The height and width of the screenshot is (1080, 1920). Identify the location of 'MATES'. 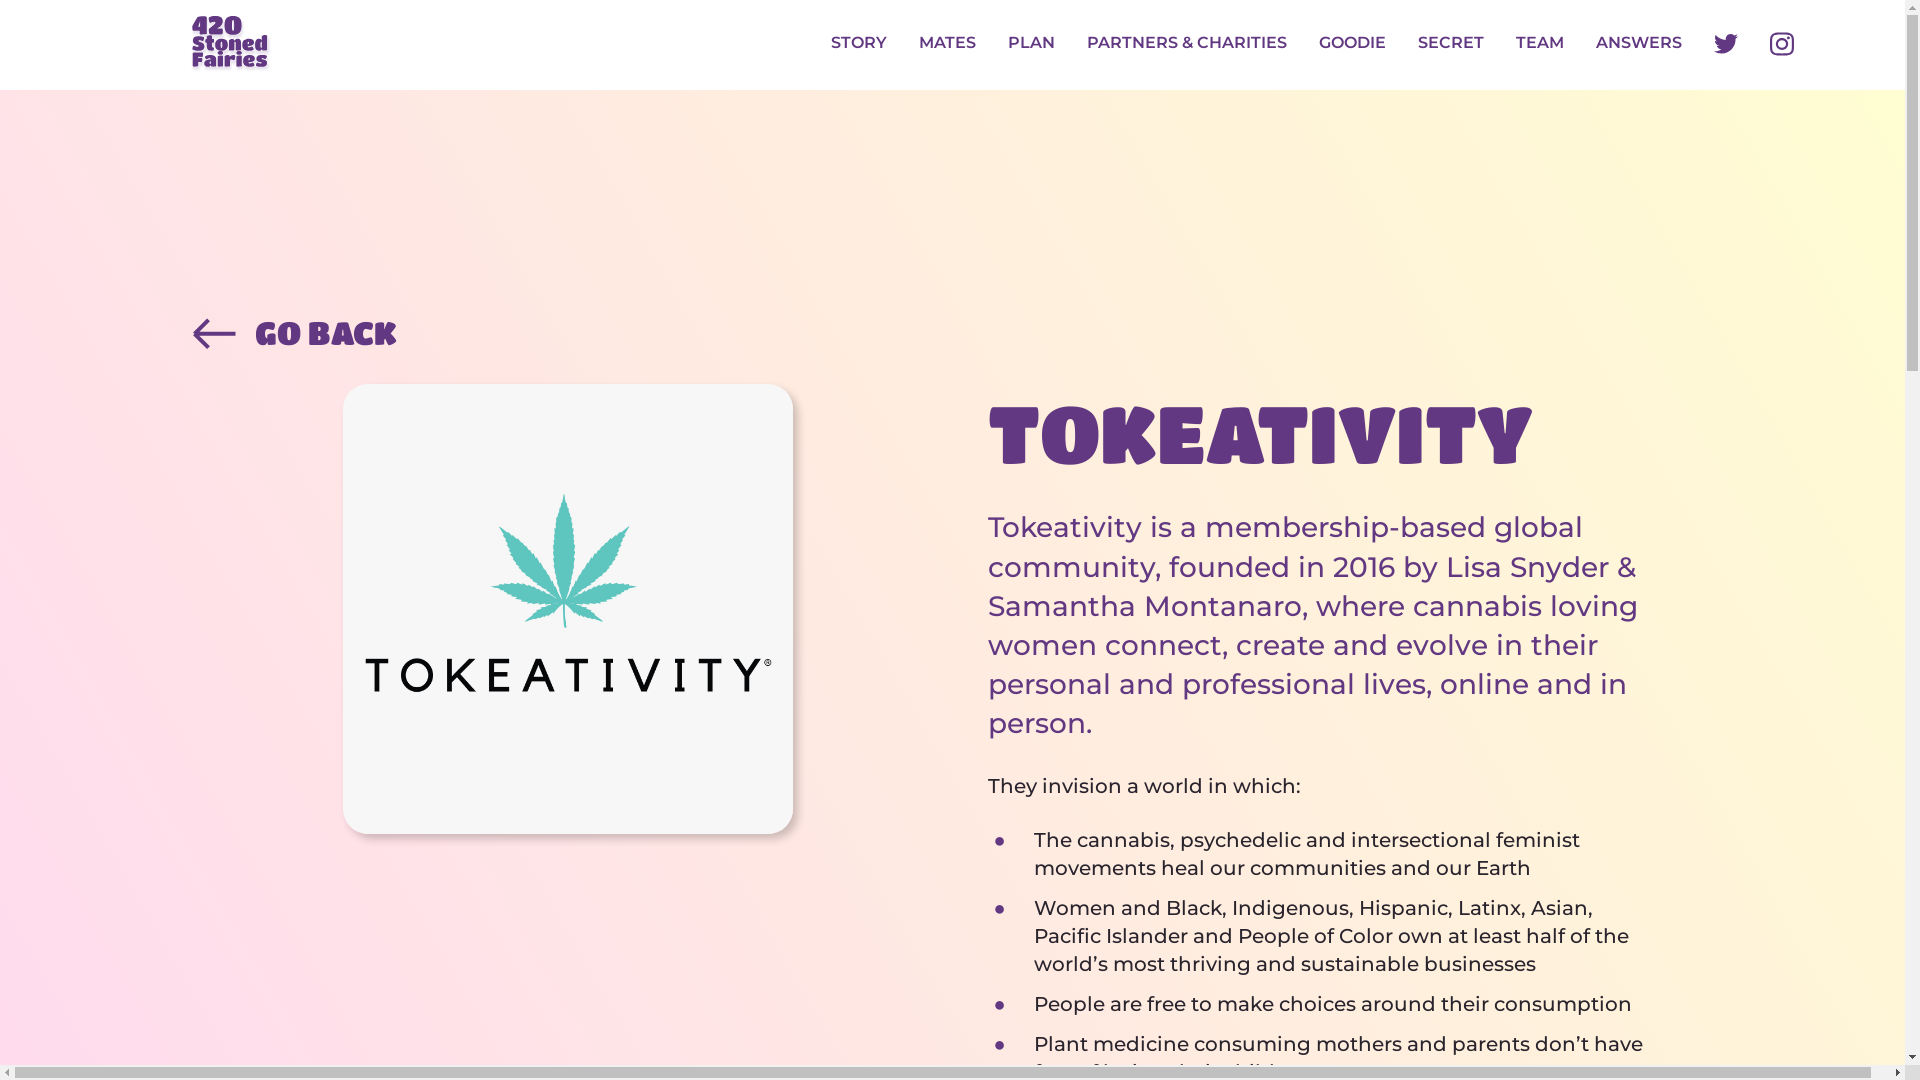
(917, 44).